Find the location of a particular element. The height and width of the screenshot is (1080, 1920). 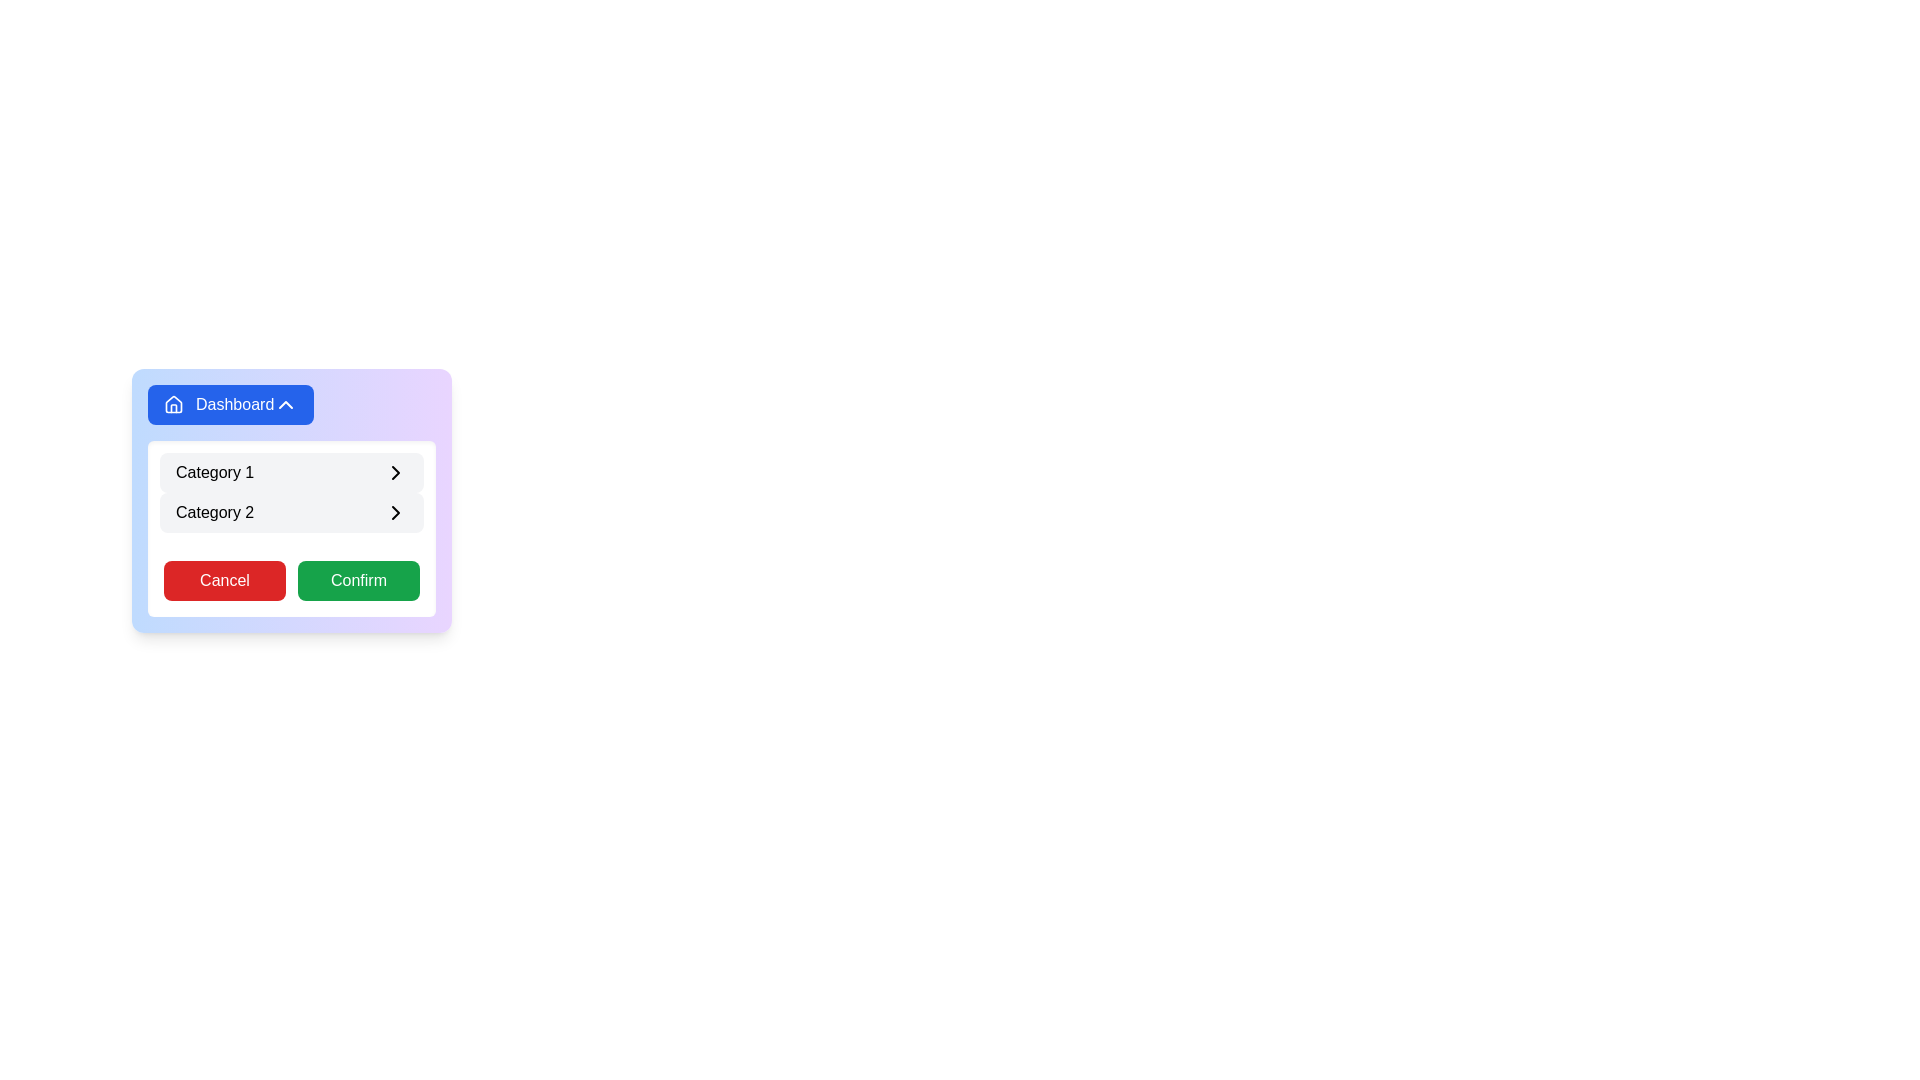

the 'Dashboard' navigation button located at the top section of the card component is located at coordinates (231, 405).